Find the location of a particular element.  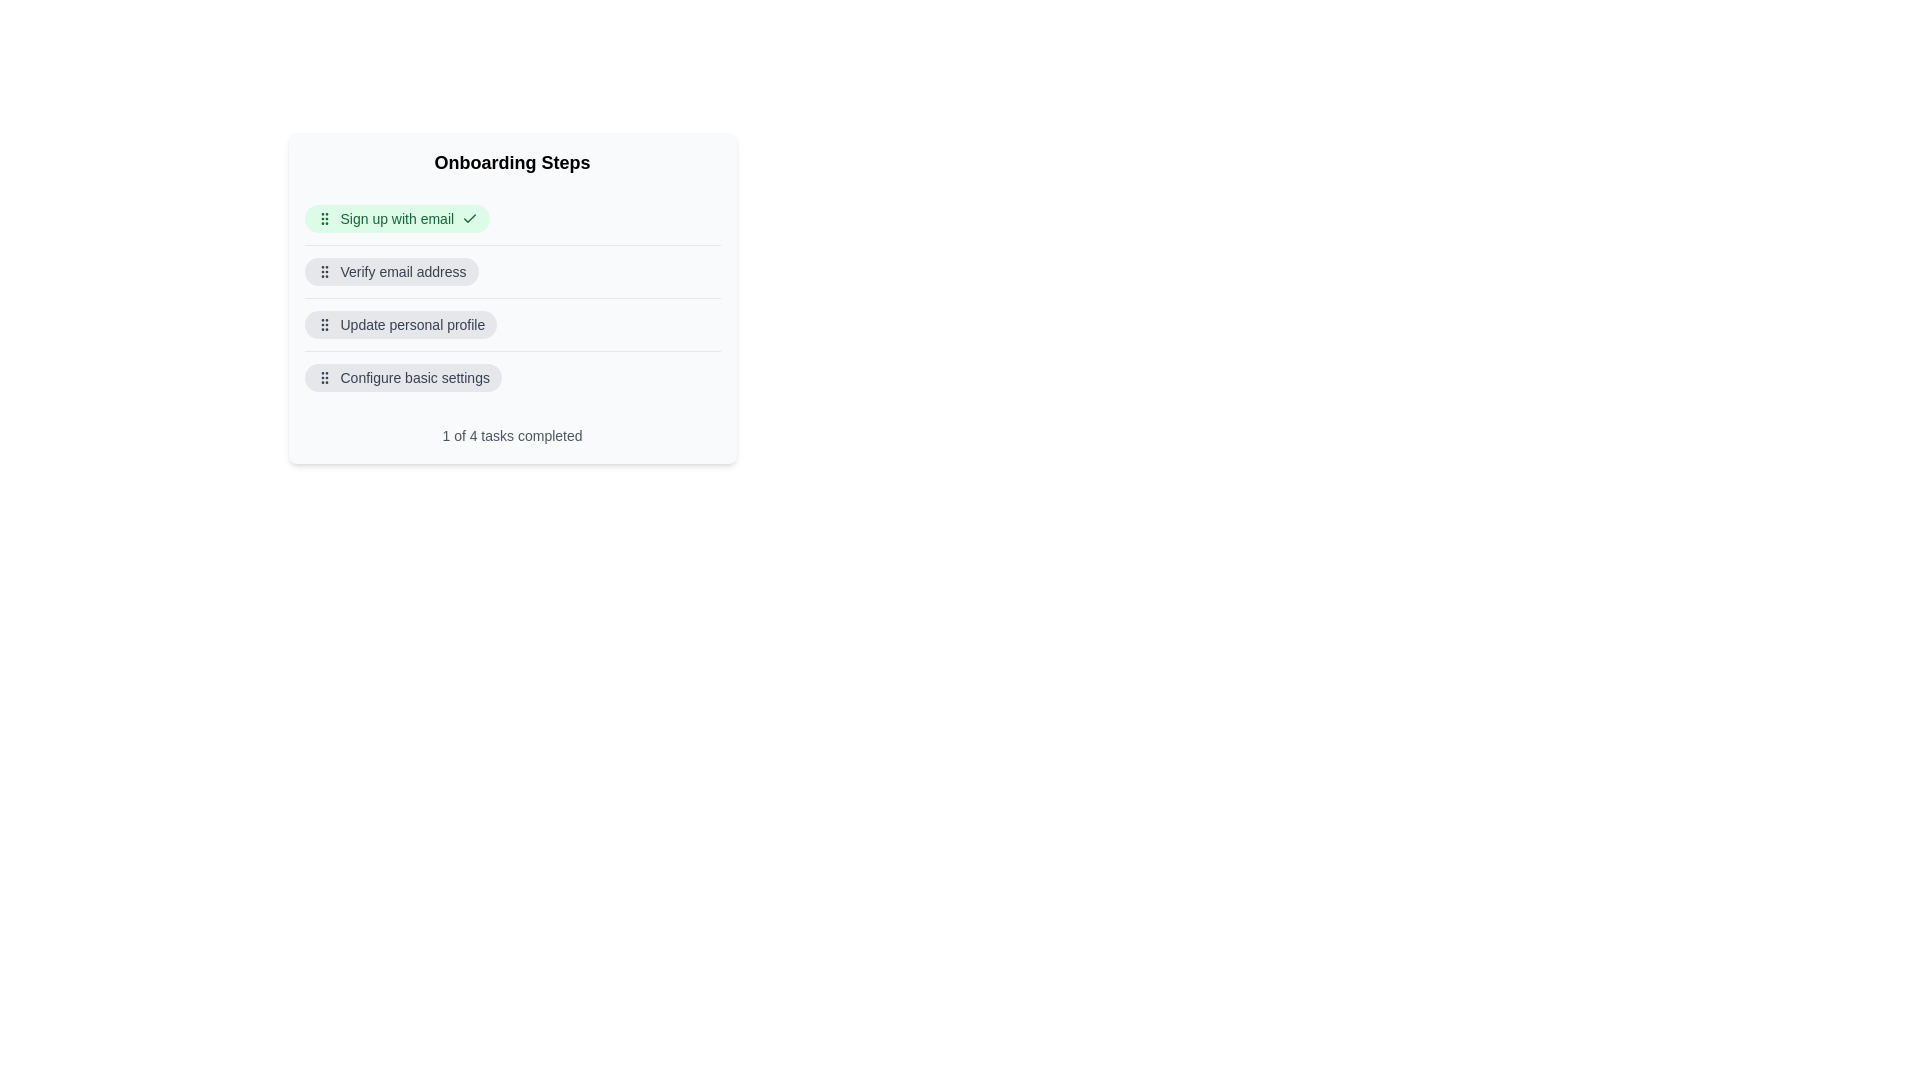

the second item in the onboarding task list labeled 'Verify email address' to interact with the task is located at coordinates (512, 271).